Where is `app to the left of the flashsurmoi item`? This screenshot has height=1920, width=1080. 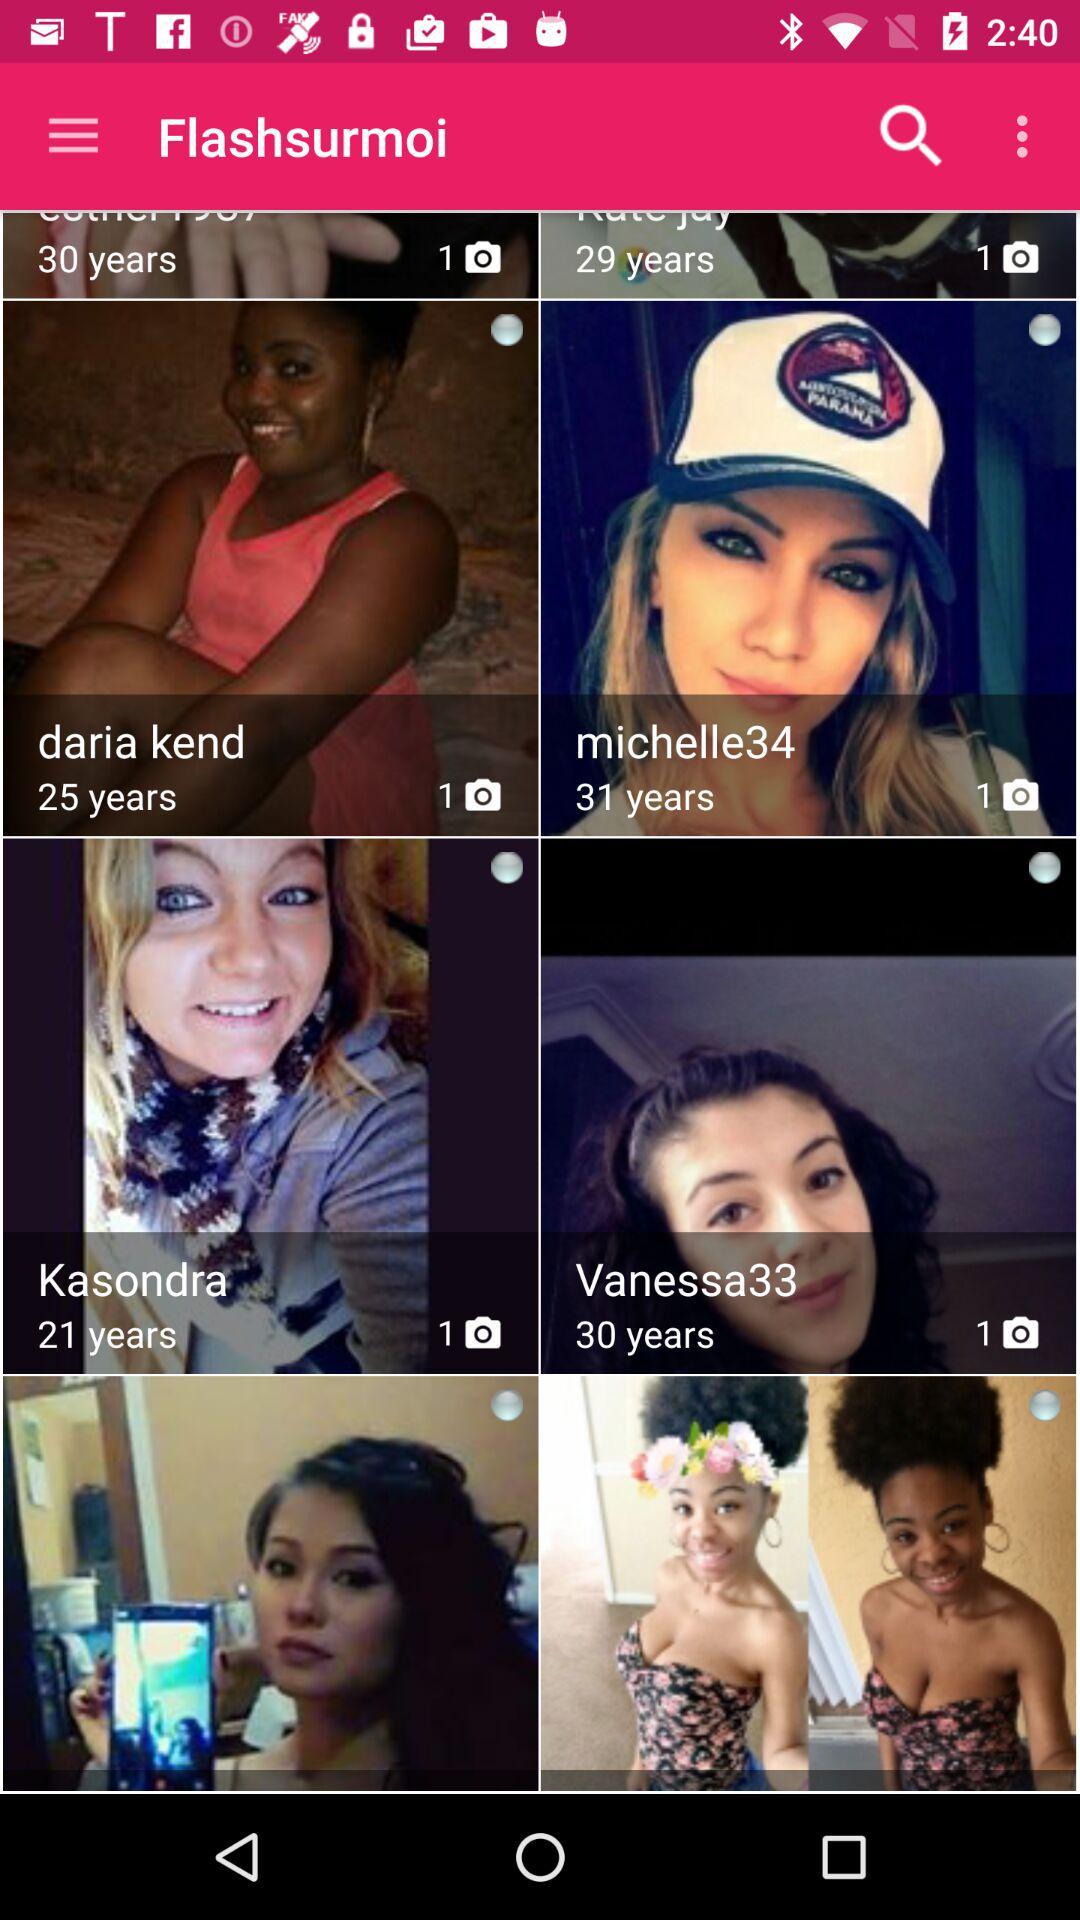 app to the left of the flashsurmoi item is located at coordinates (72, 135).